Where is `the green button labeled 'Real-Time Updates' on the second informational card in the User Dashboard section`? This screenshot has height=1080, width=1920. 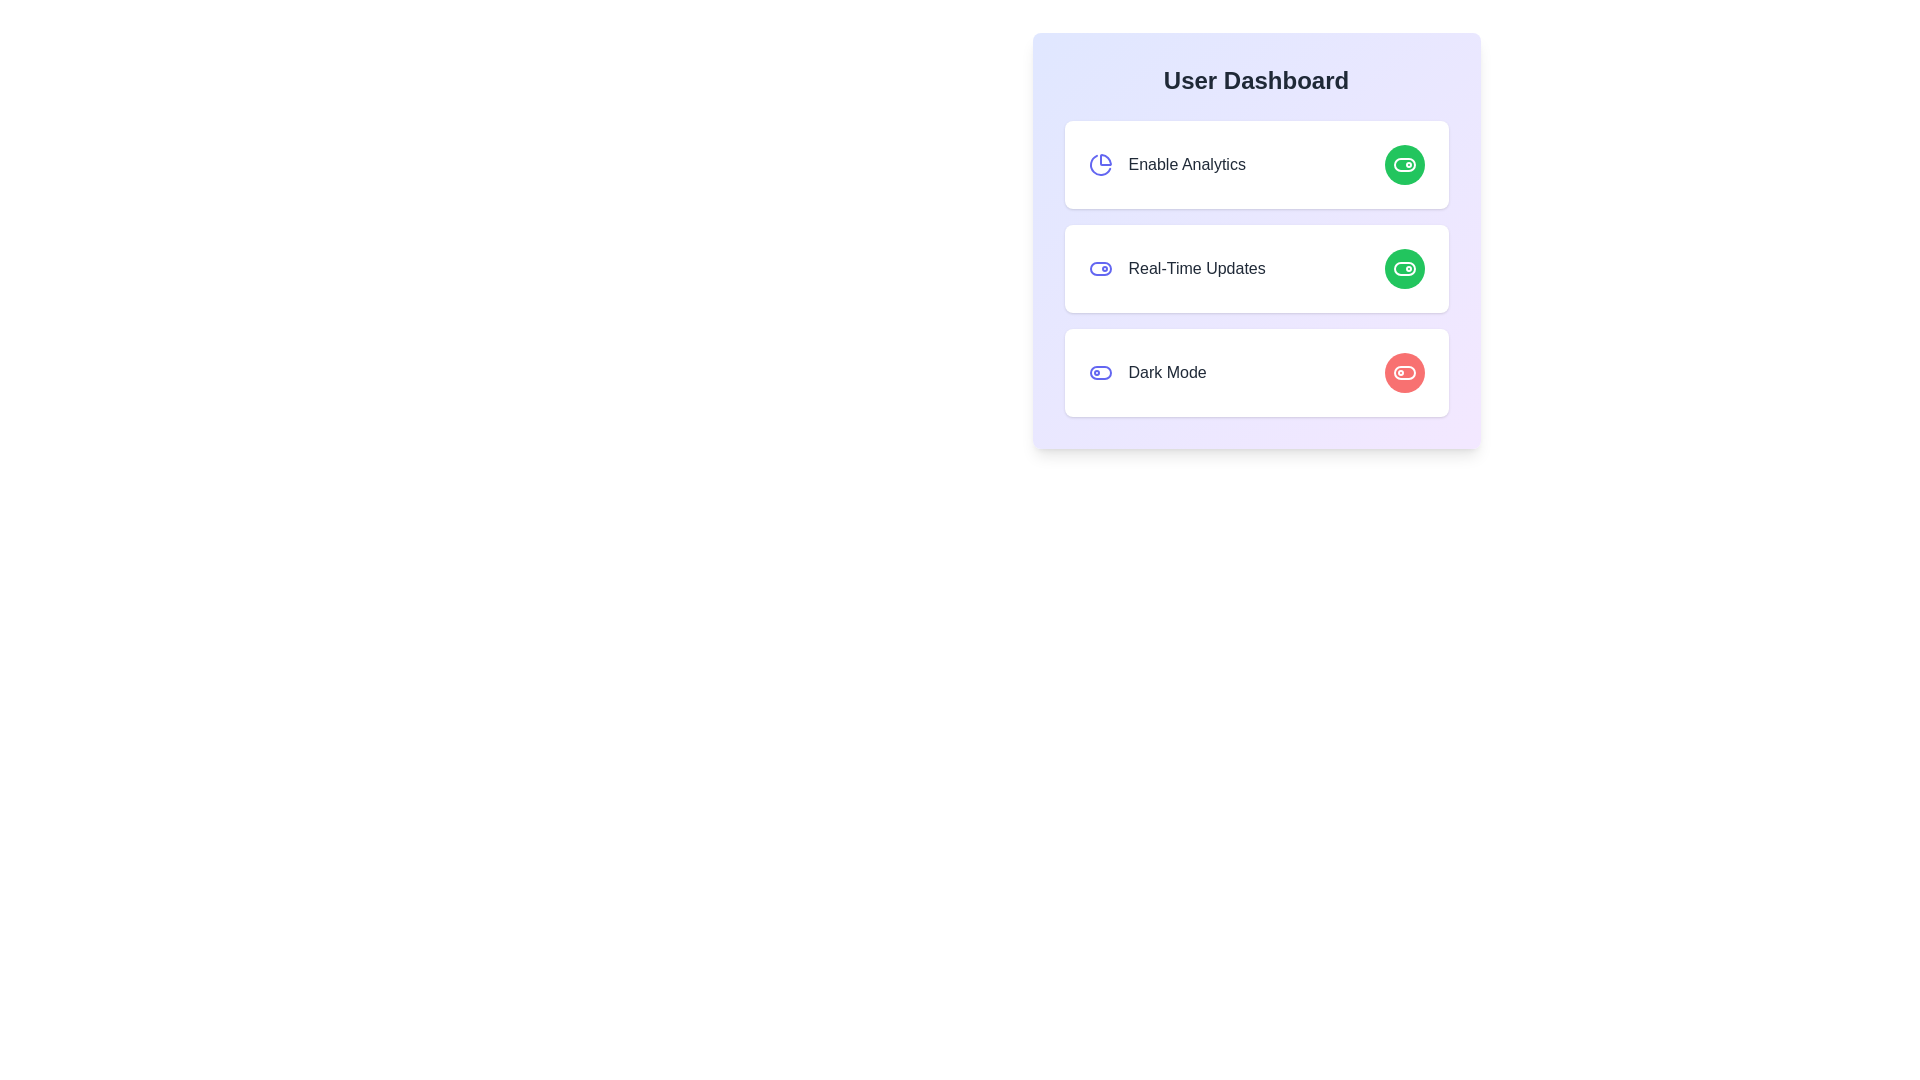
the green button labeled 'Real-Time Updates' on the second informational card in the User Dashboard section is located at coordinates (1255, 239).